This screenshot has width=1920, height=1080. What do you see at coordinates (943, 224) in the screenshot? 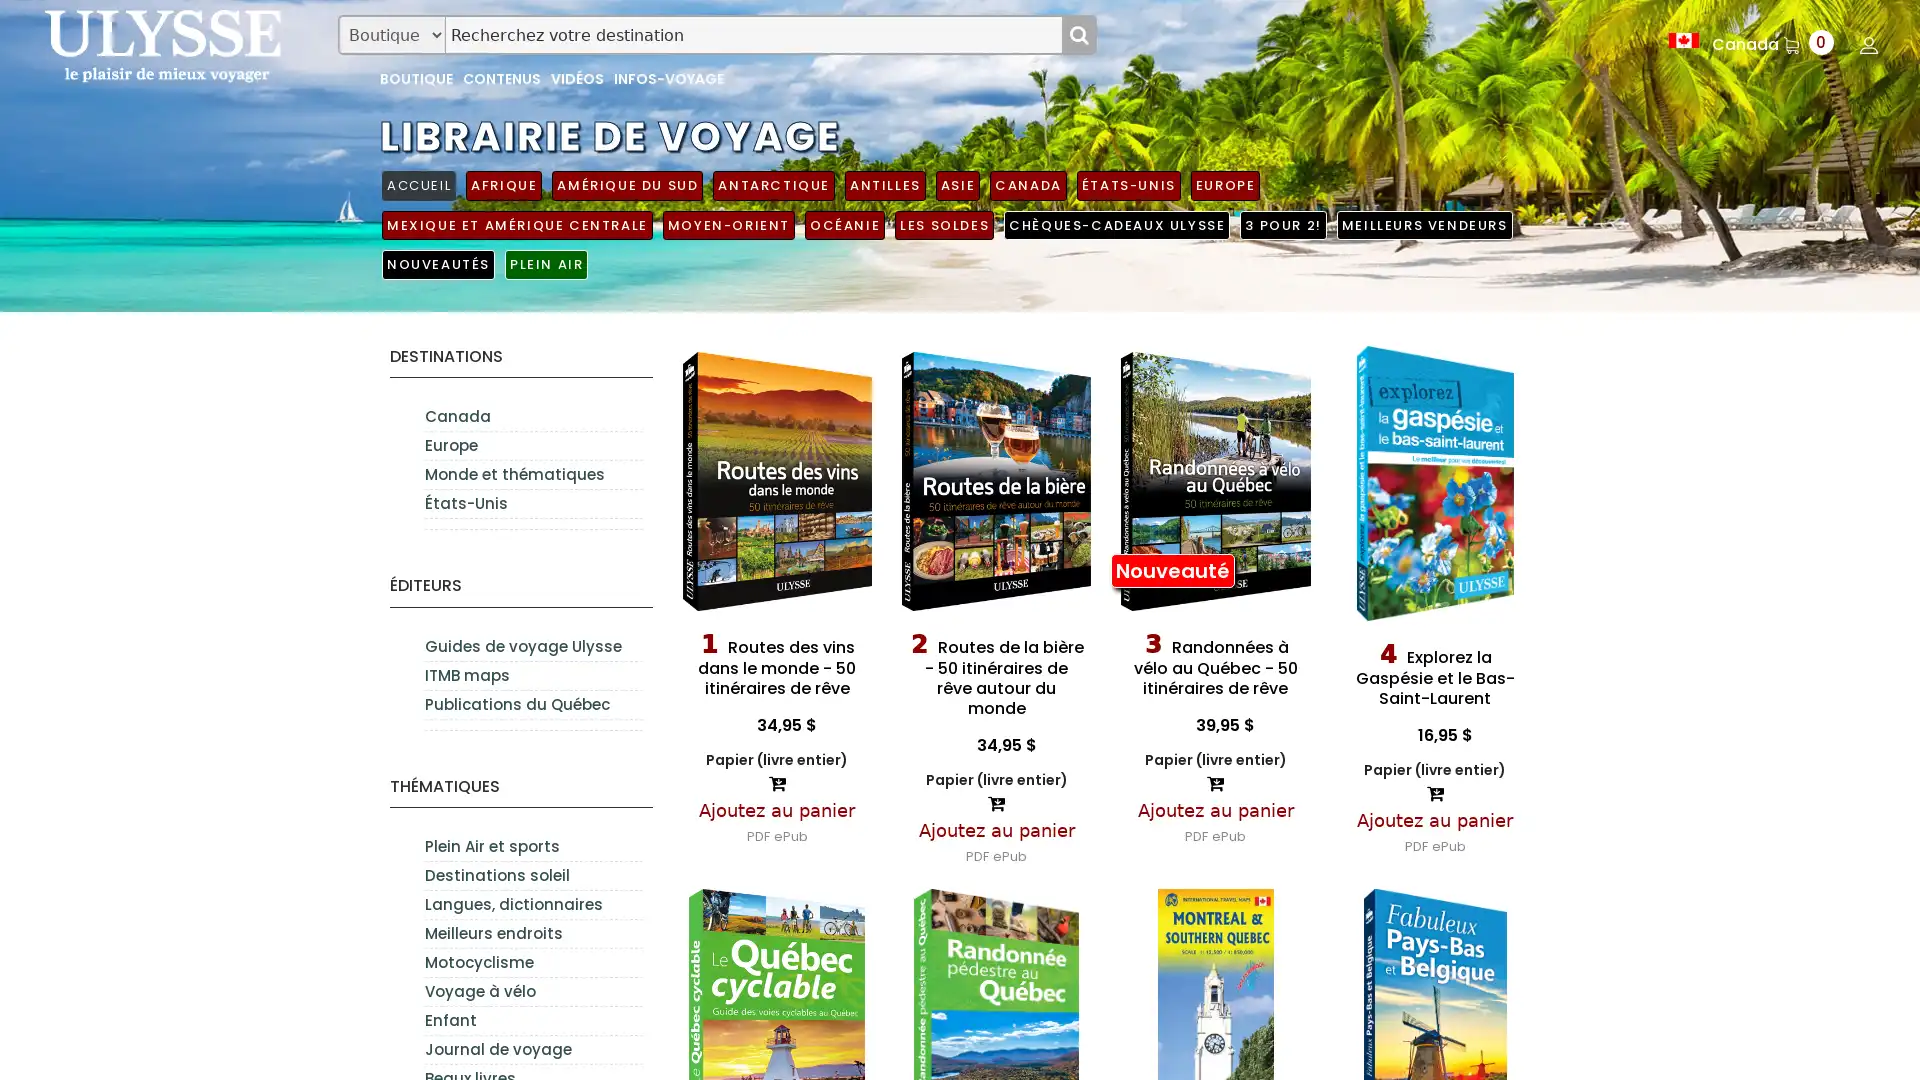
I see `LES SOLDES` at bounding box center [943, 224].